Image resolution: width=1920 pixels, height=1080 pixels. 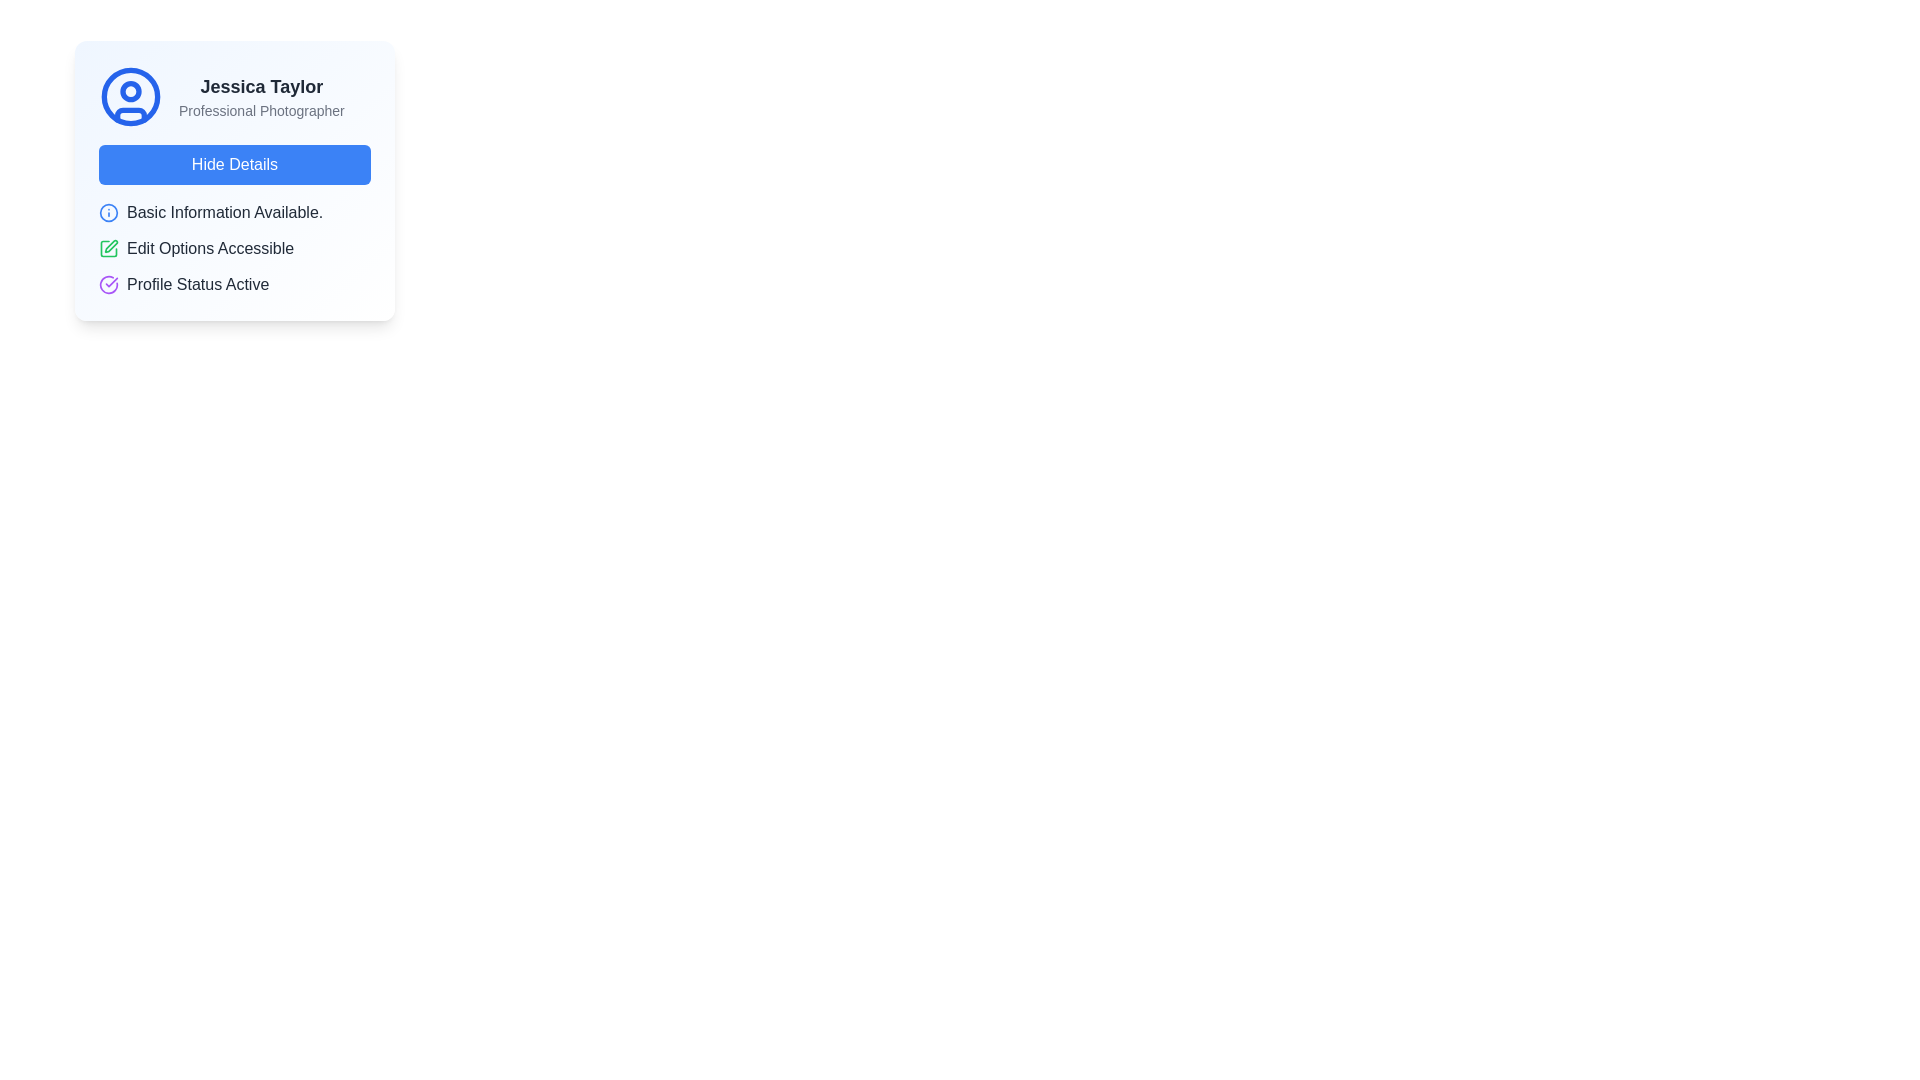 I want to click on the text label reading 'Basic Information Available.' which is styled in a standard sans-serif font and positioned beneath the 'Hide Details' button, so click(x=225, y=212).